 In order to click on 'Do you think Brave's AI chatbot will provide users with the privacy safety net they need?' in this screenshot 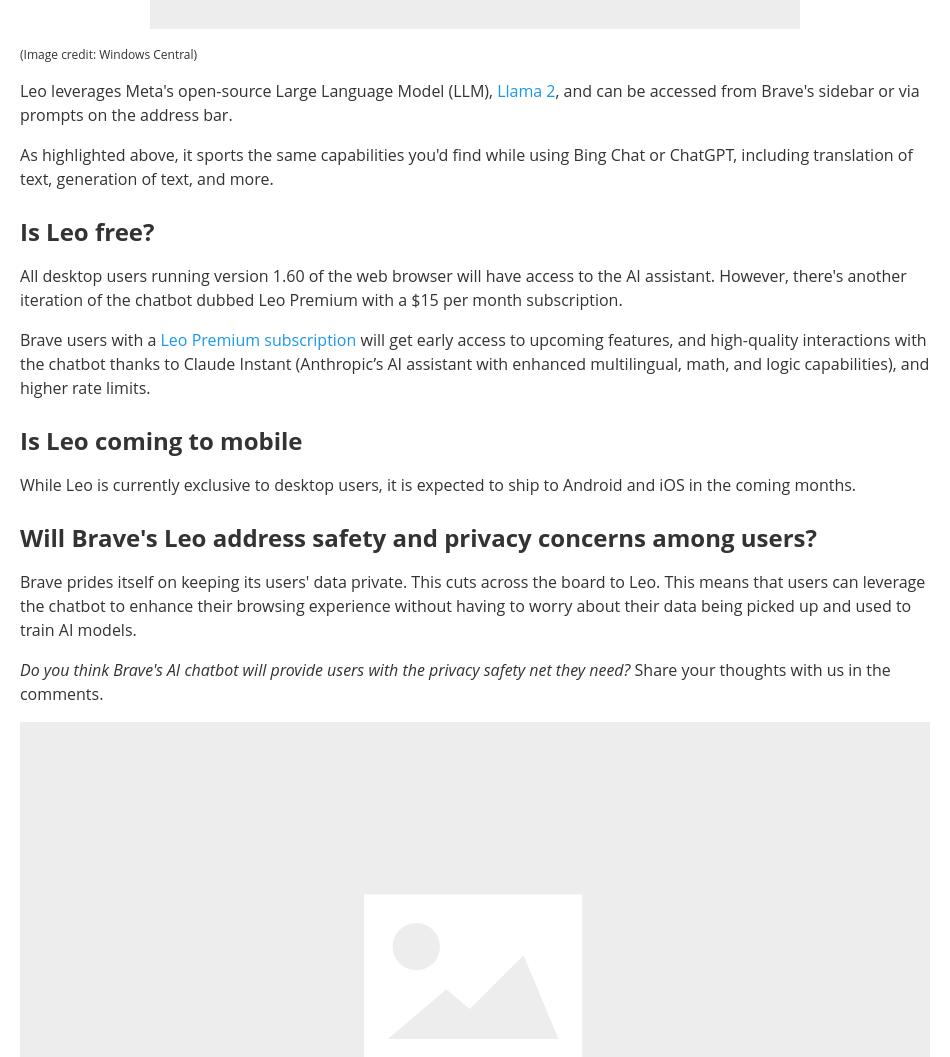, I will do `click(323, 668)`.